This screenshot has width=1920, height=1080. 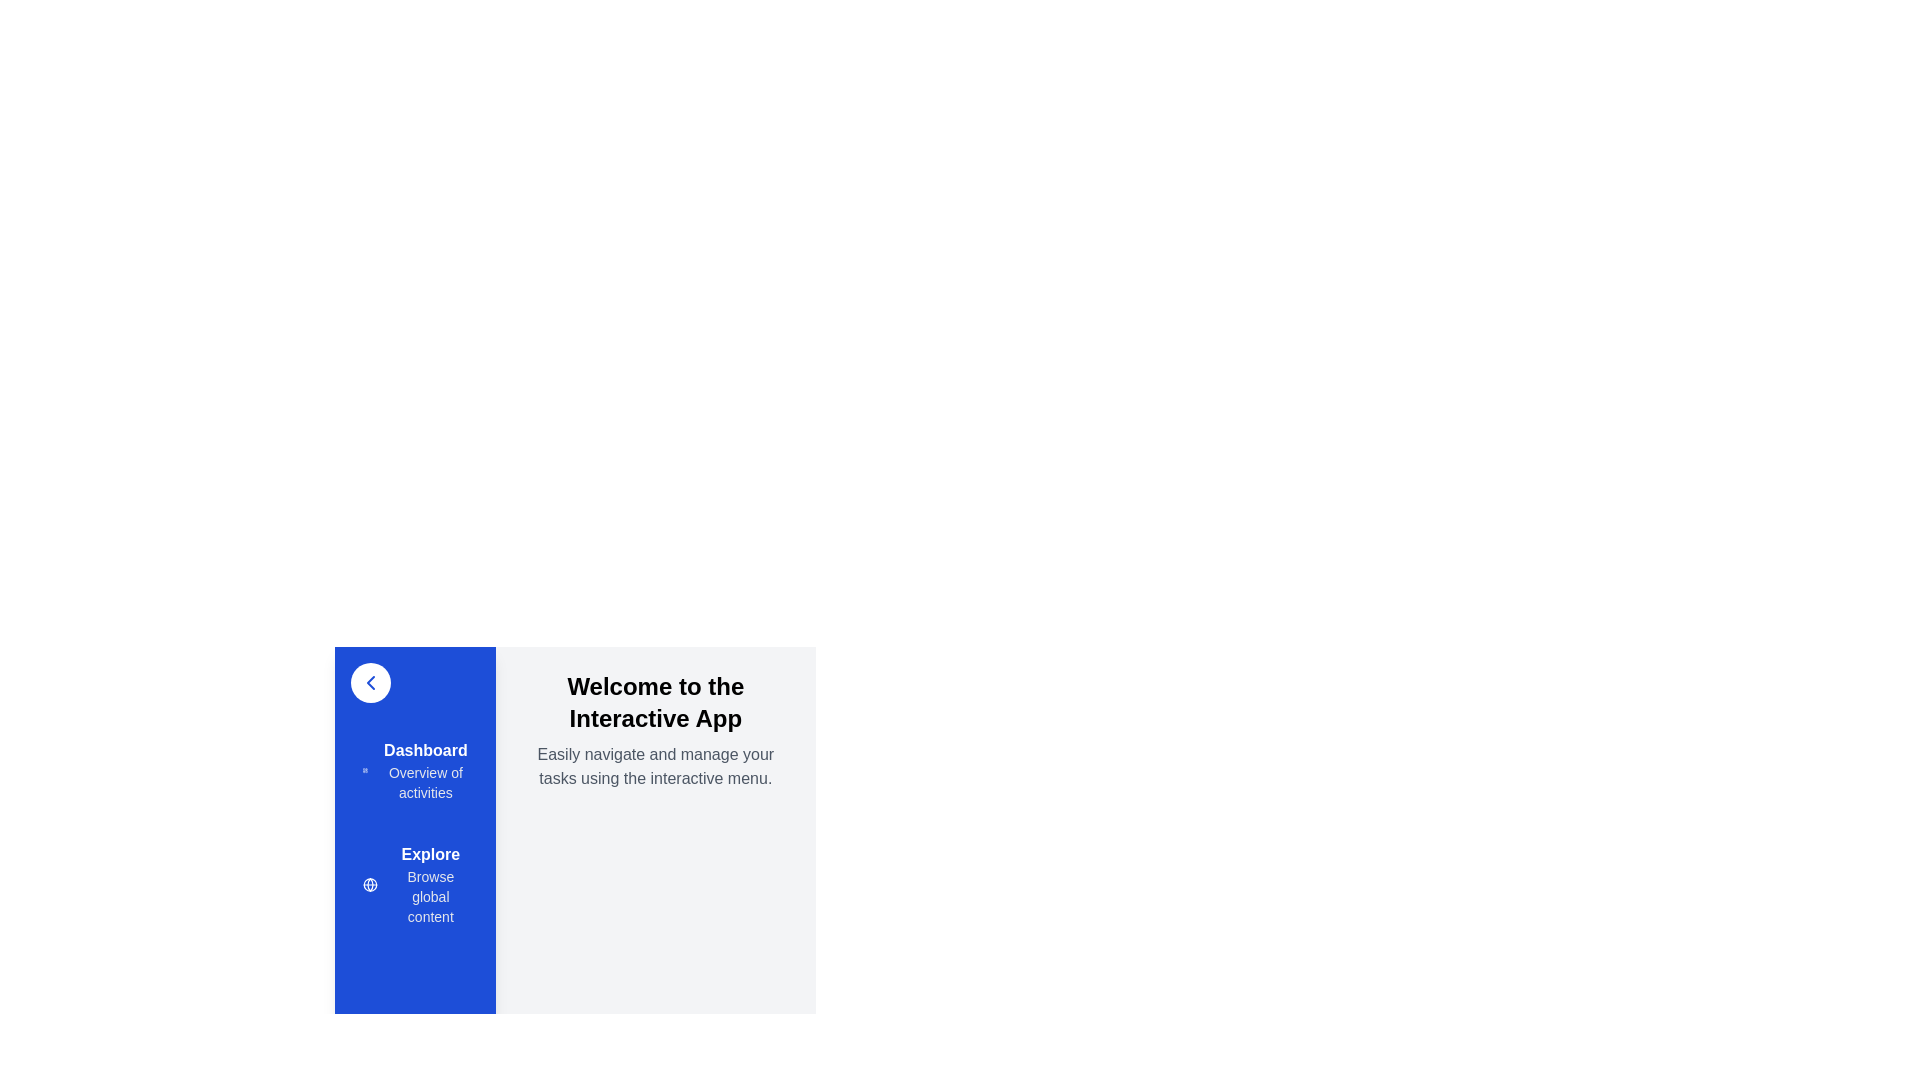 I want to click on the menu item Explore, so click(x=413, y=883).